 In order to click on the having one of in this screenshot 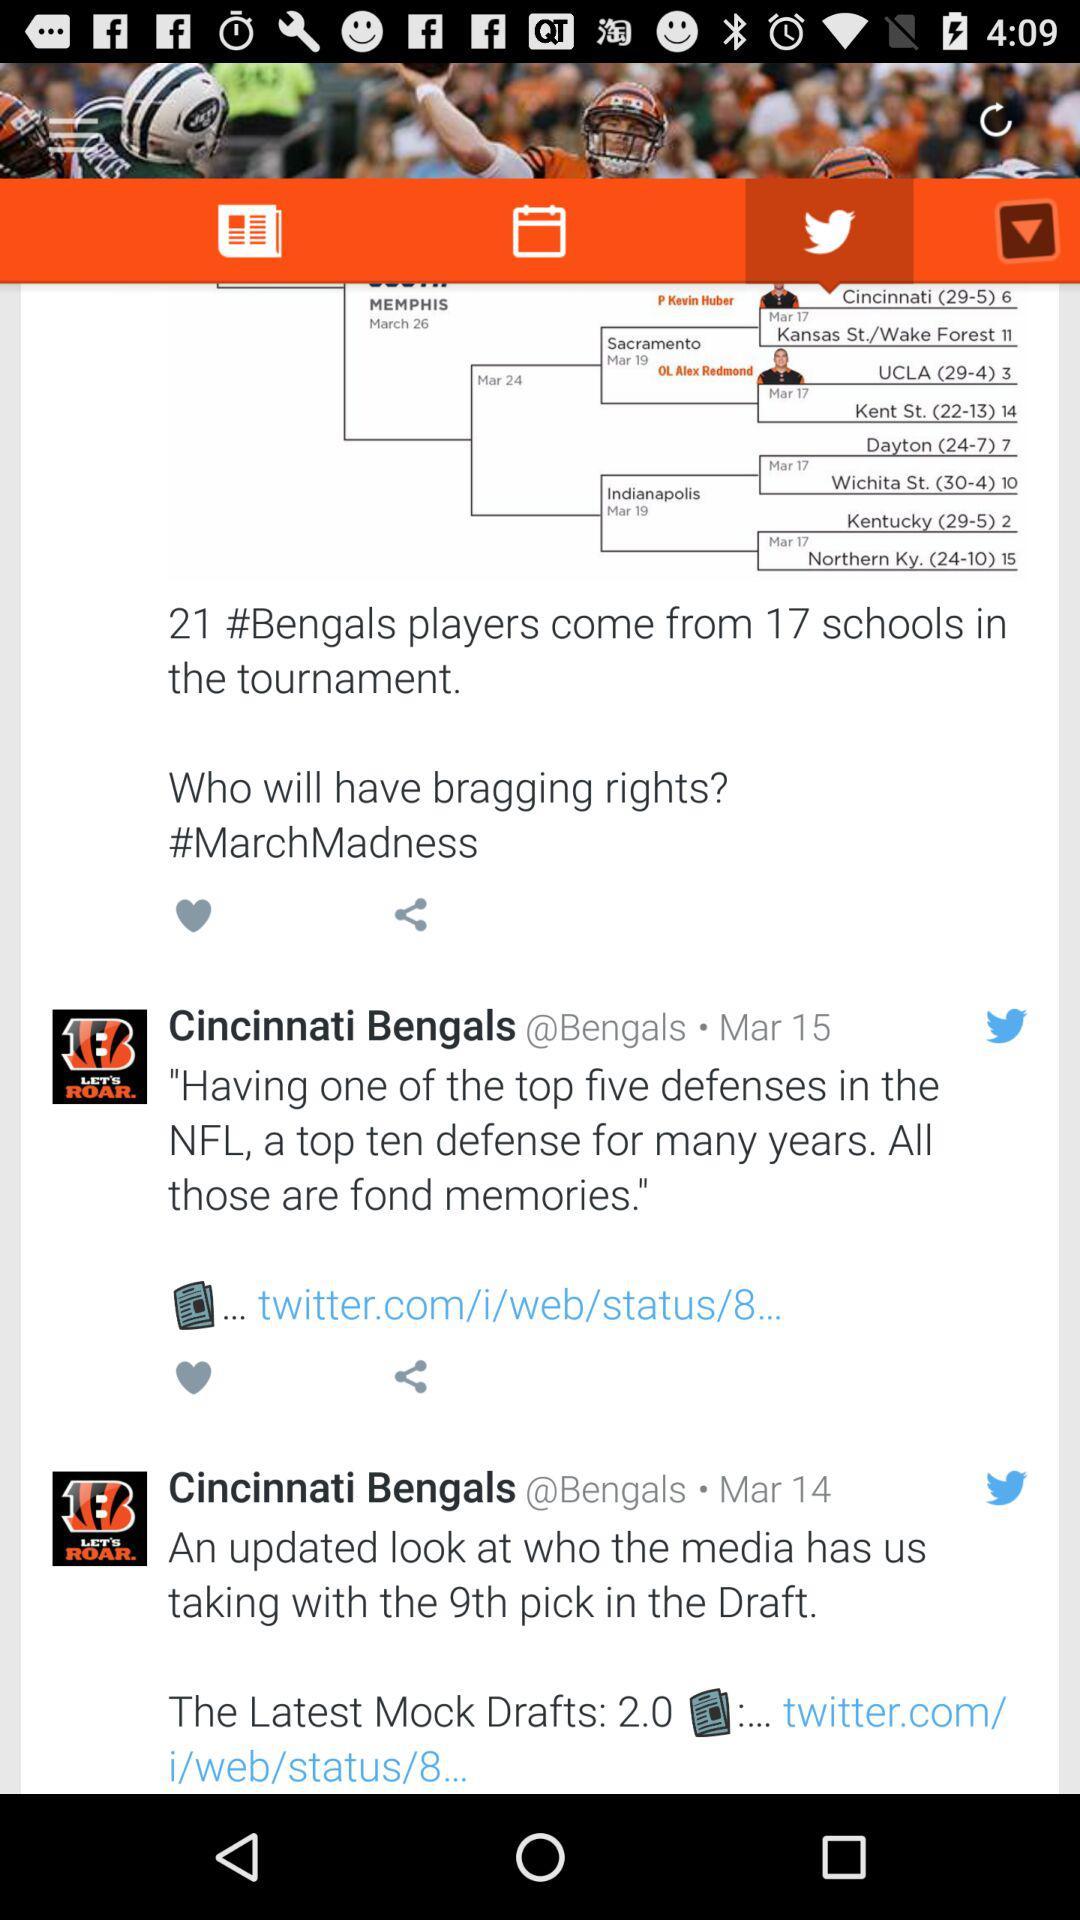, I will do `click(596, 1193)`.